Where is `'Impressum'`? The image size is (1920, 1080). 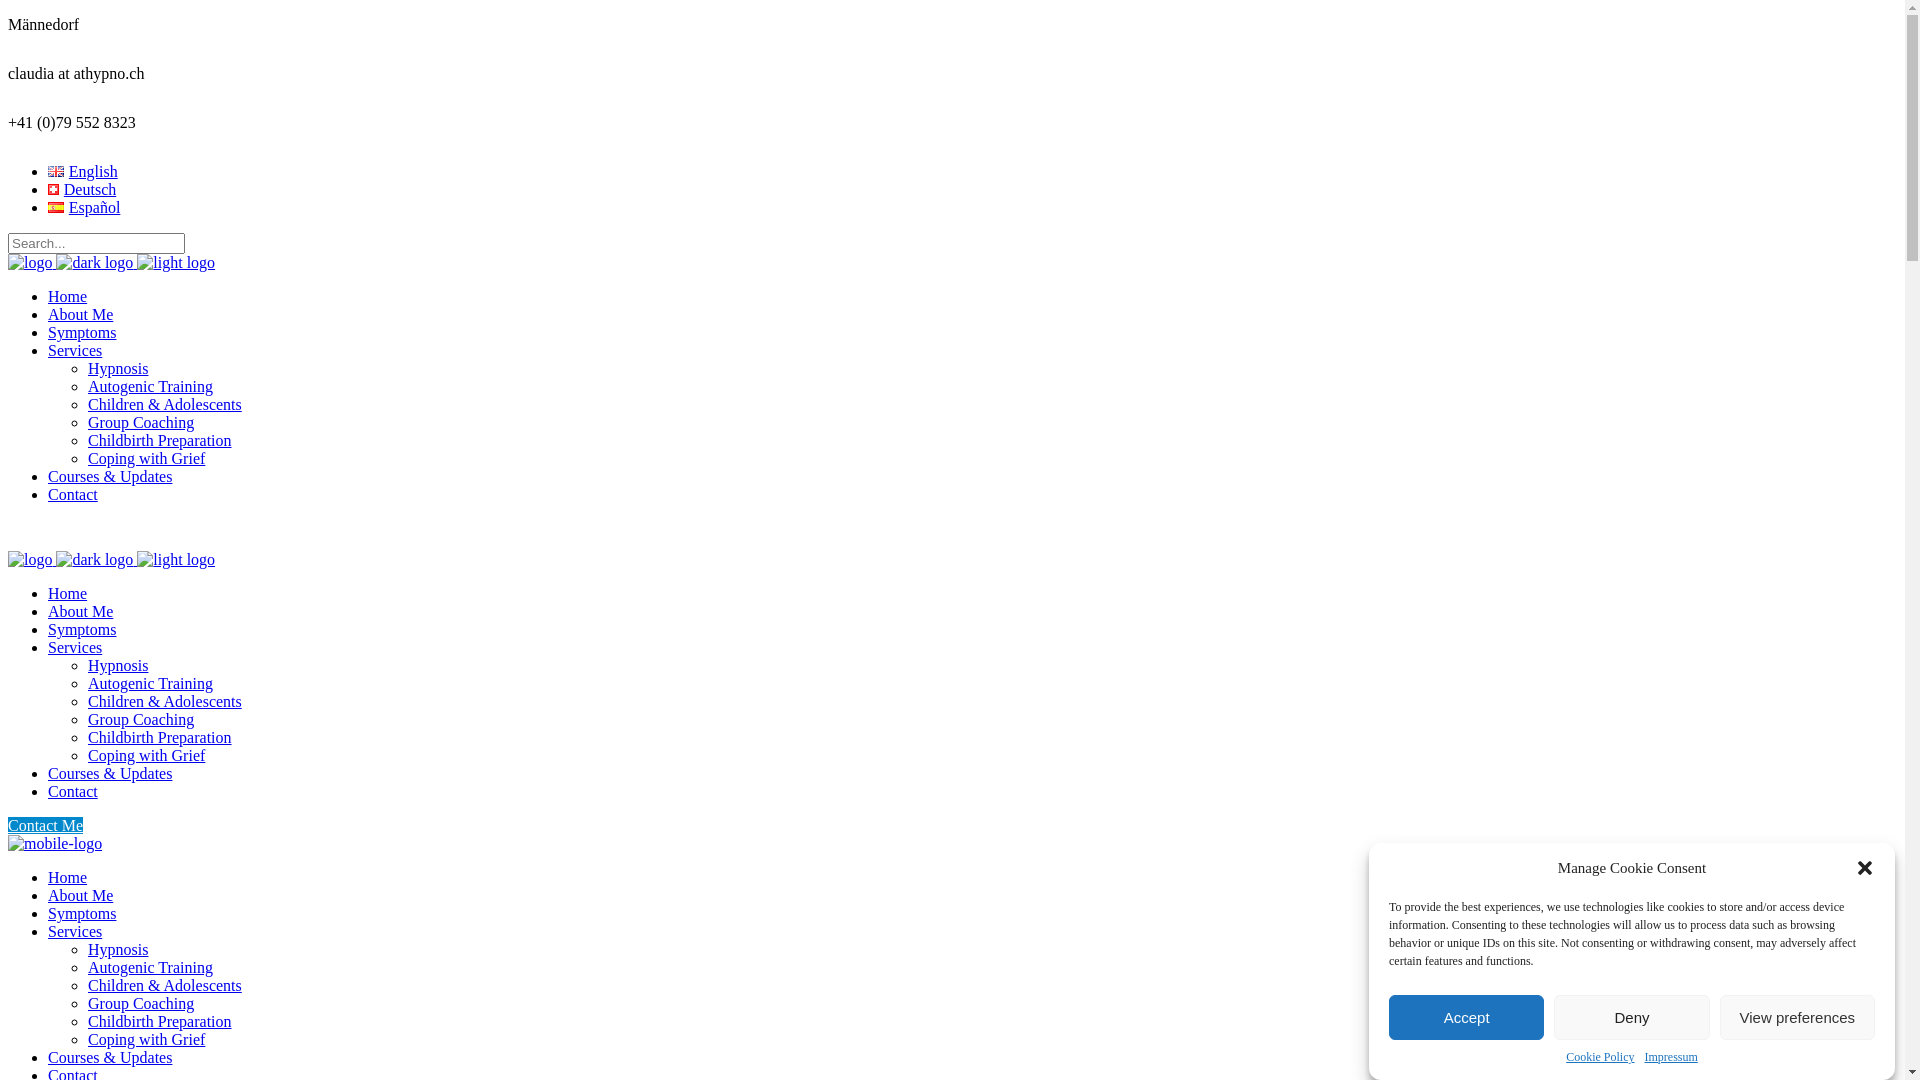
'Impressum' is located at coordinates (1643, 1056).